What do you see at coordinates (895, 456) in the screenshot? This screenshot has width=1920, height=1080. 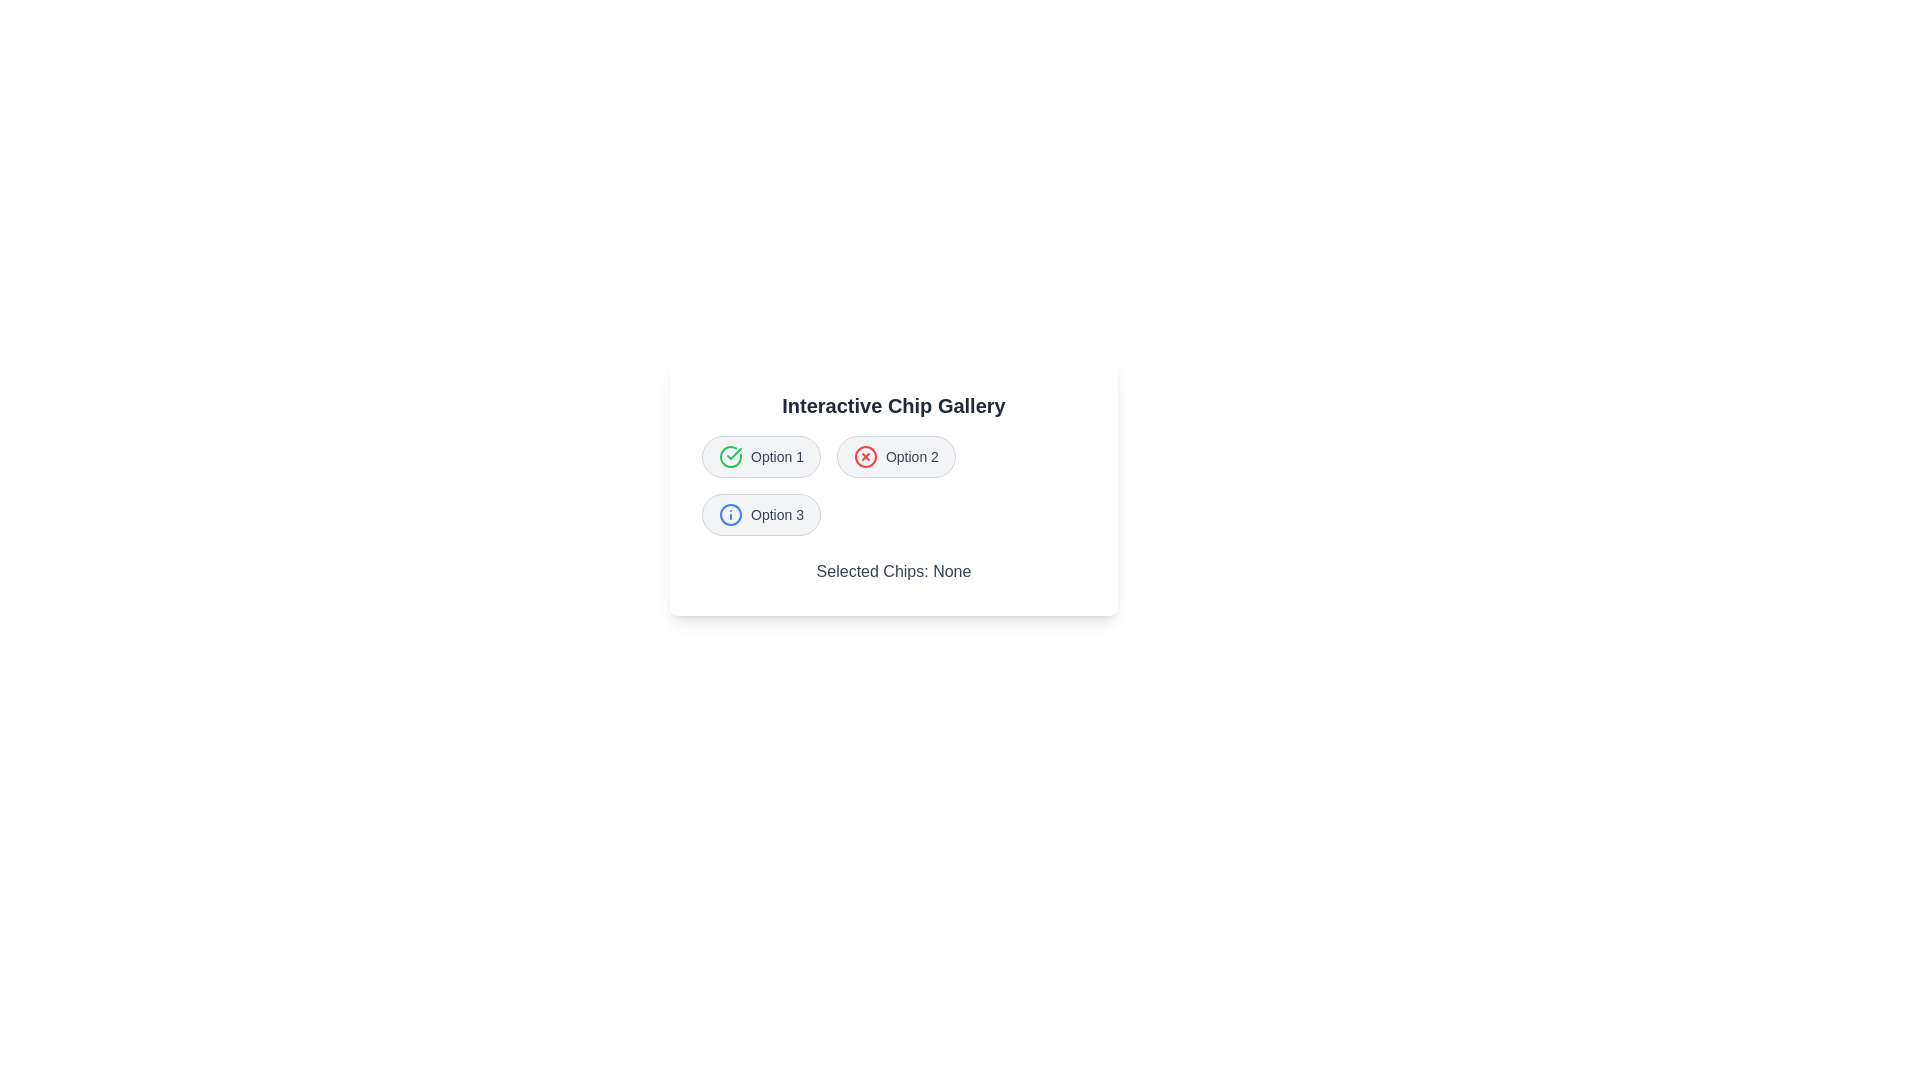 I see `the chip labeled Option 2 to observe its icon` at bounding box center [895, 456].